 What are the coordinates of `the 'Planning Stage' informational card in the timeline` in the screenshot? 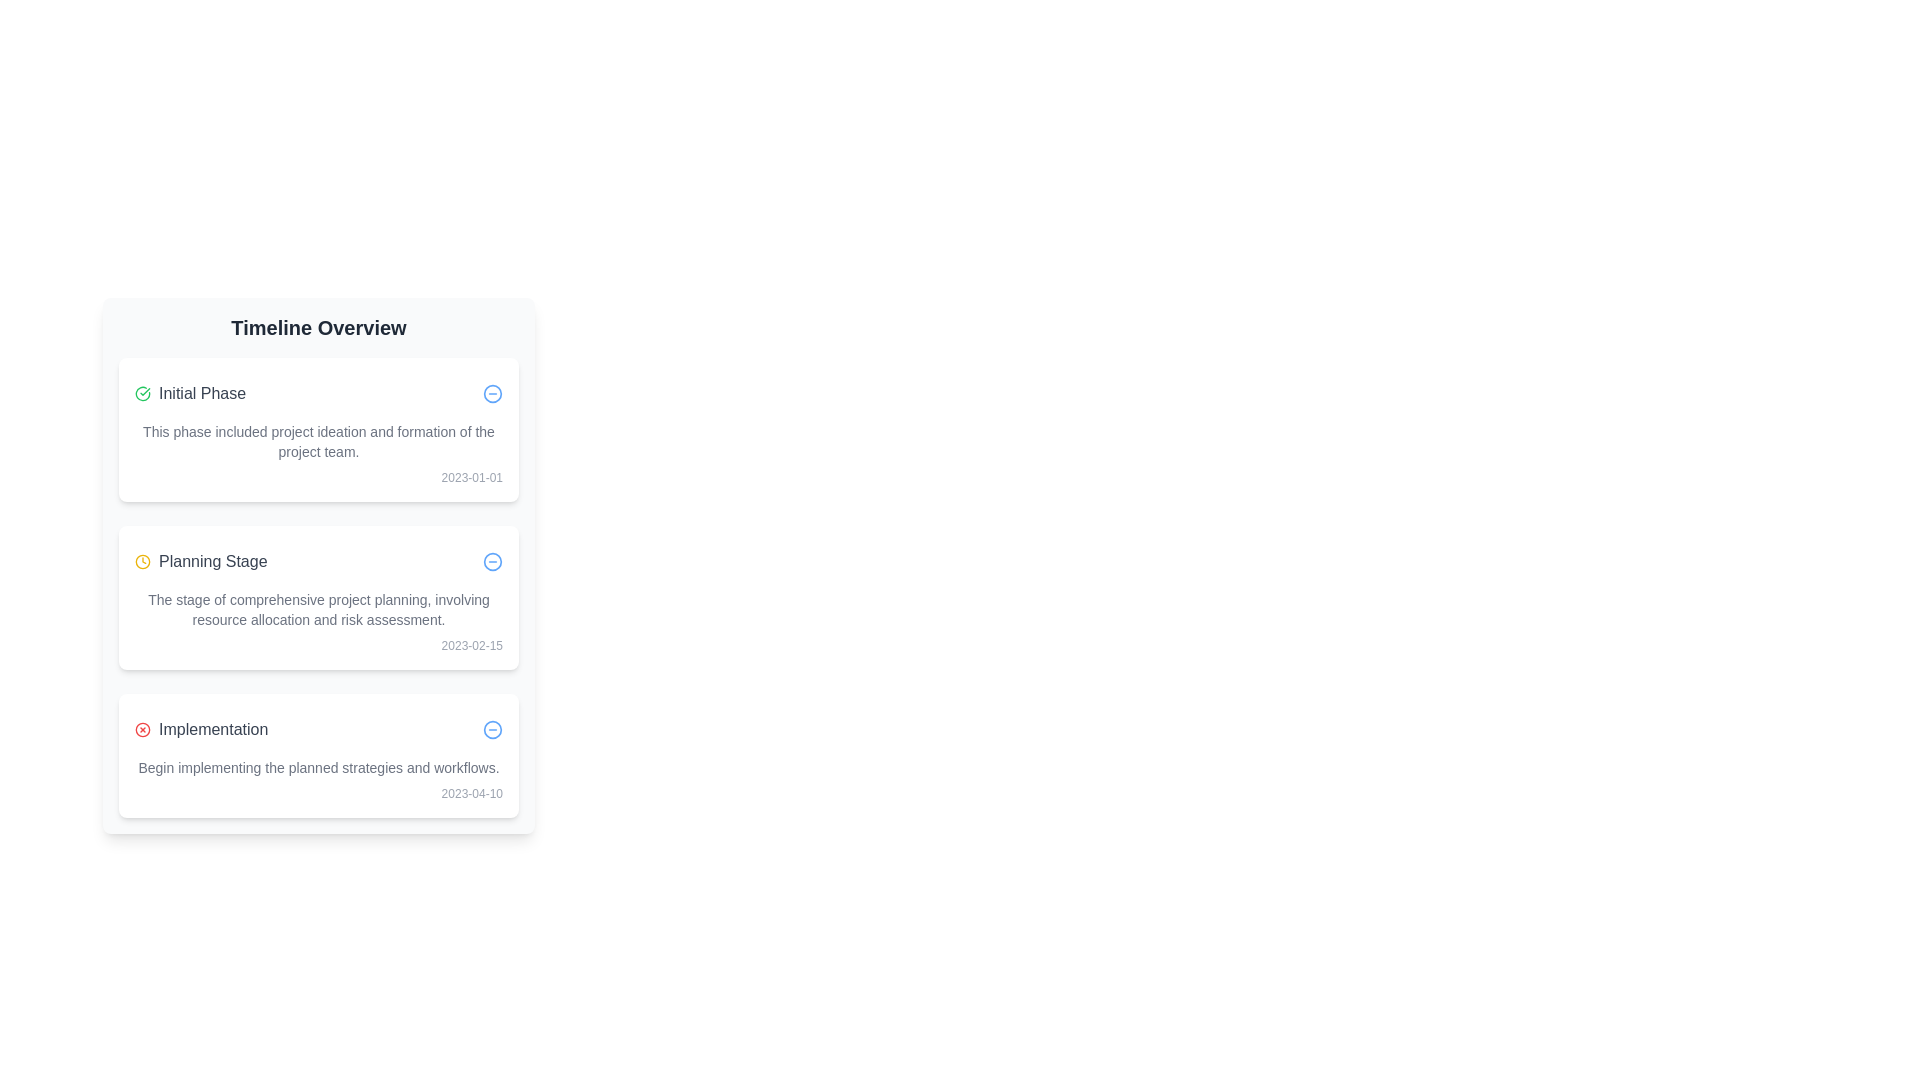 It's located at (317, 596).